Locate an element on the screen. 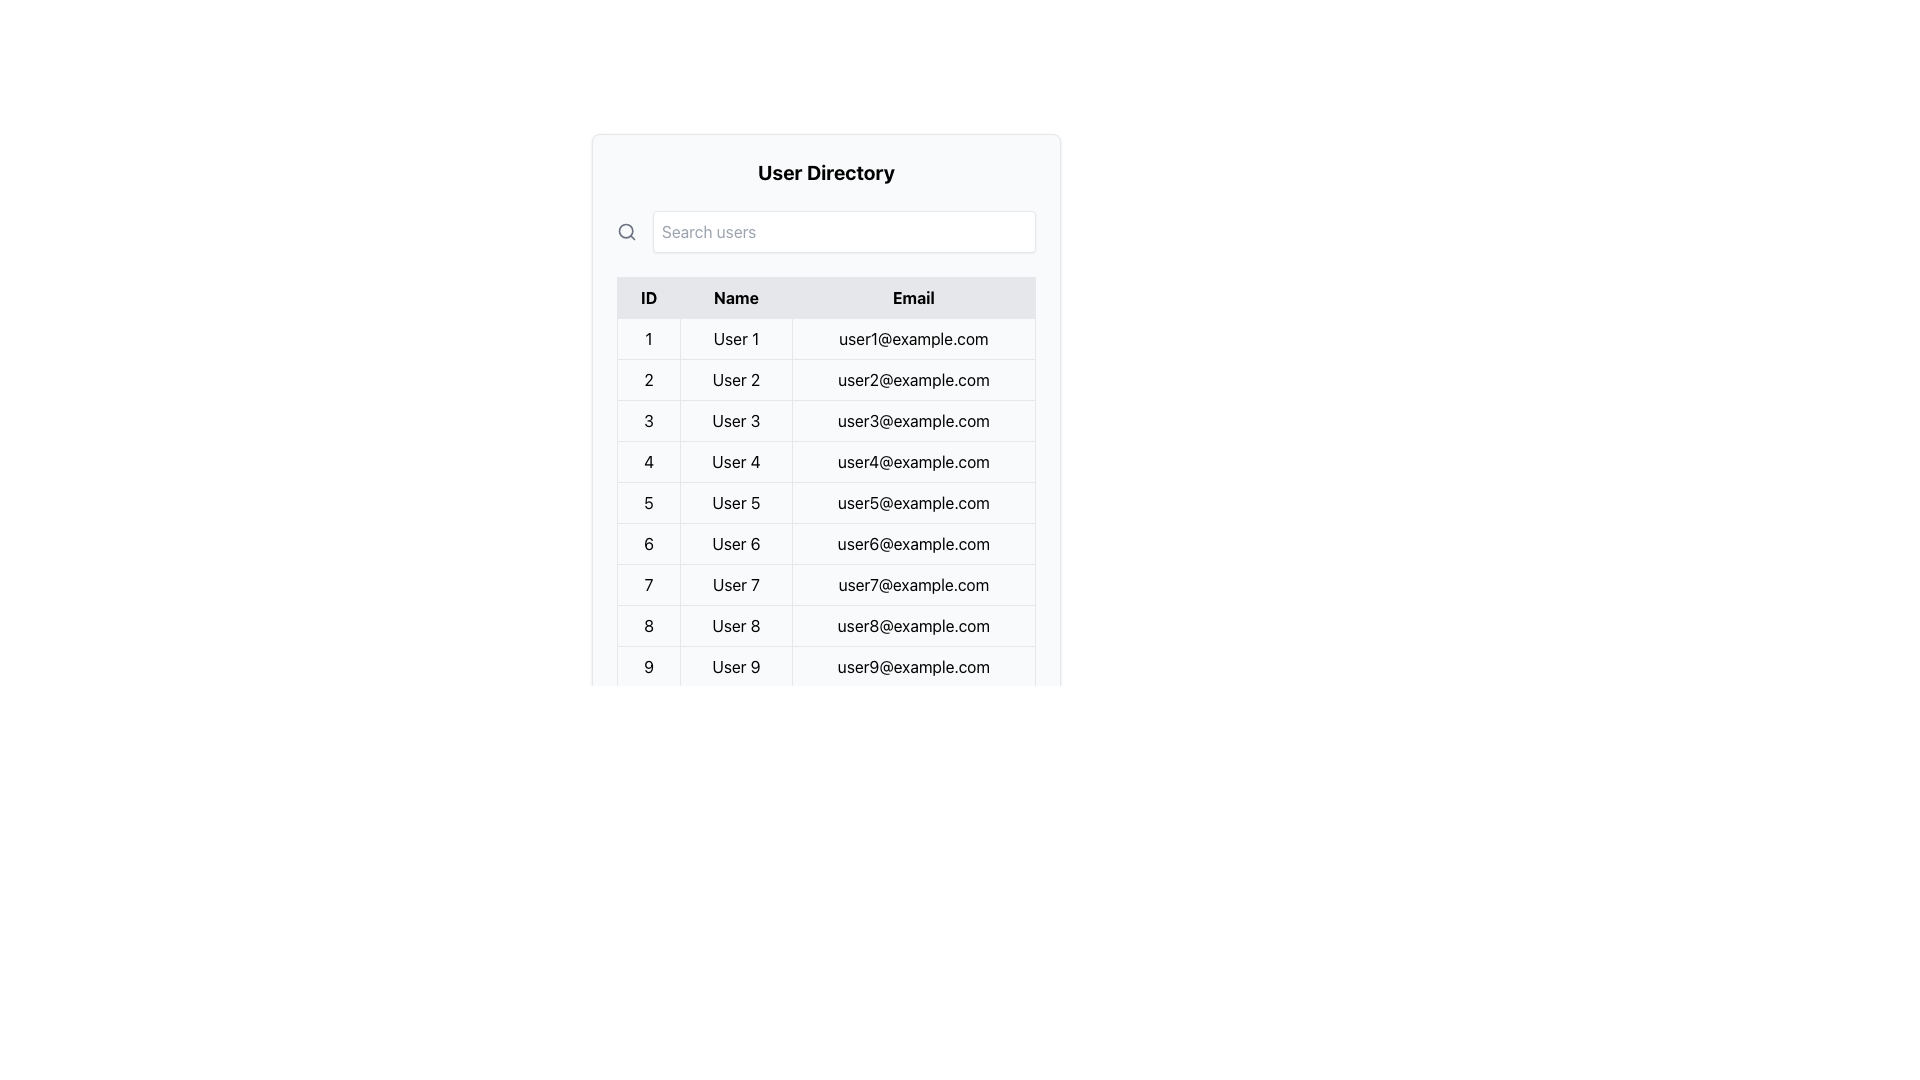 Image resolution: width=1920 pixels, height=1080 pixels. the Text Label displaying the name associated with ID 9 in the table, located in the third cell of the ninth row under the 'Name' column is located at coordinates (735, 667).